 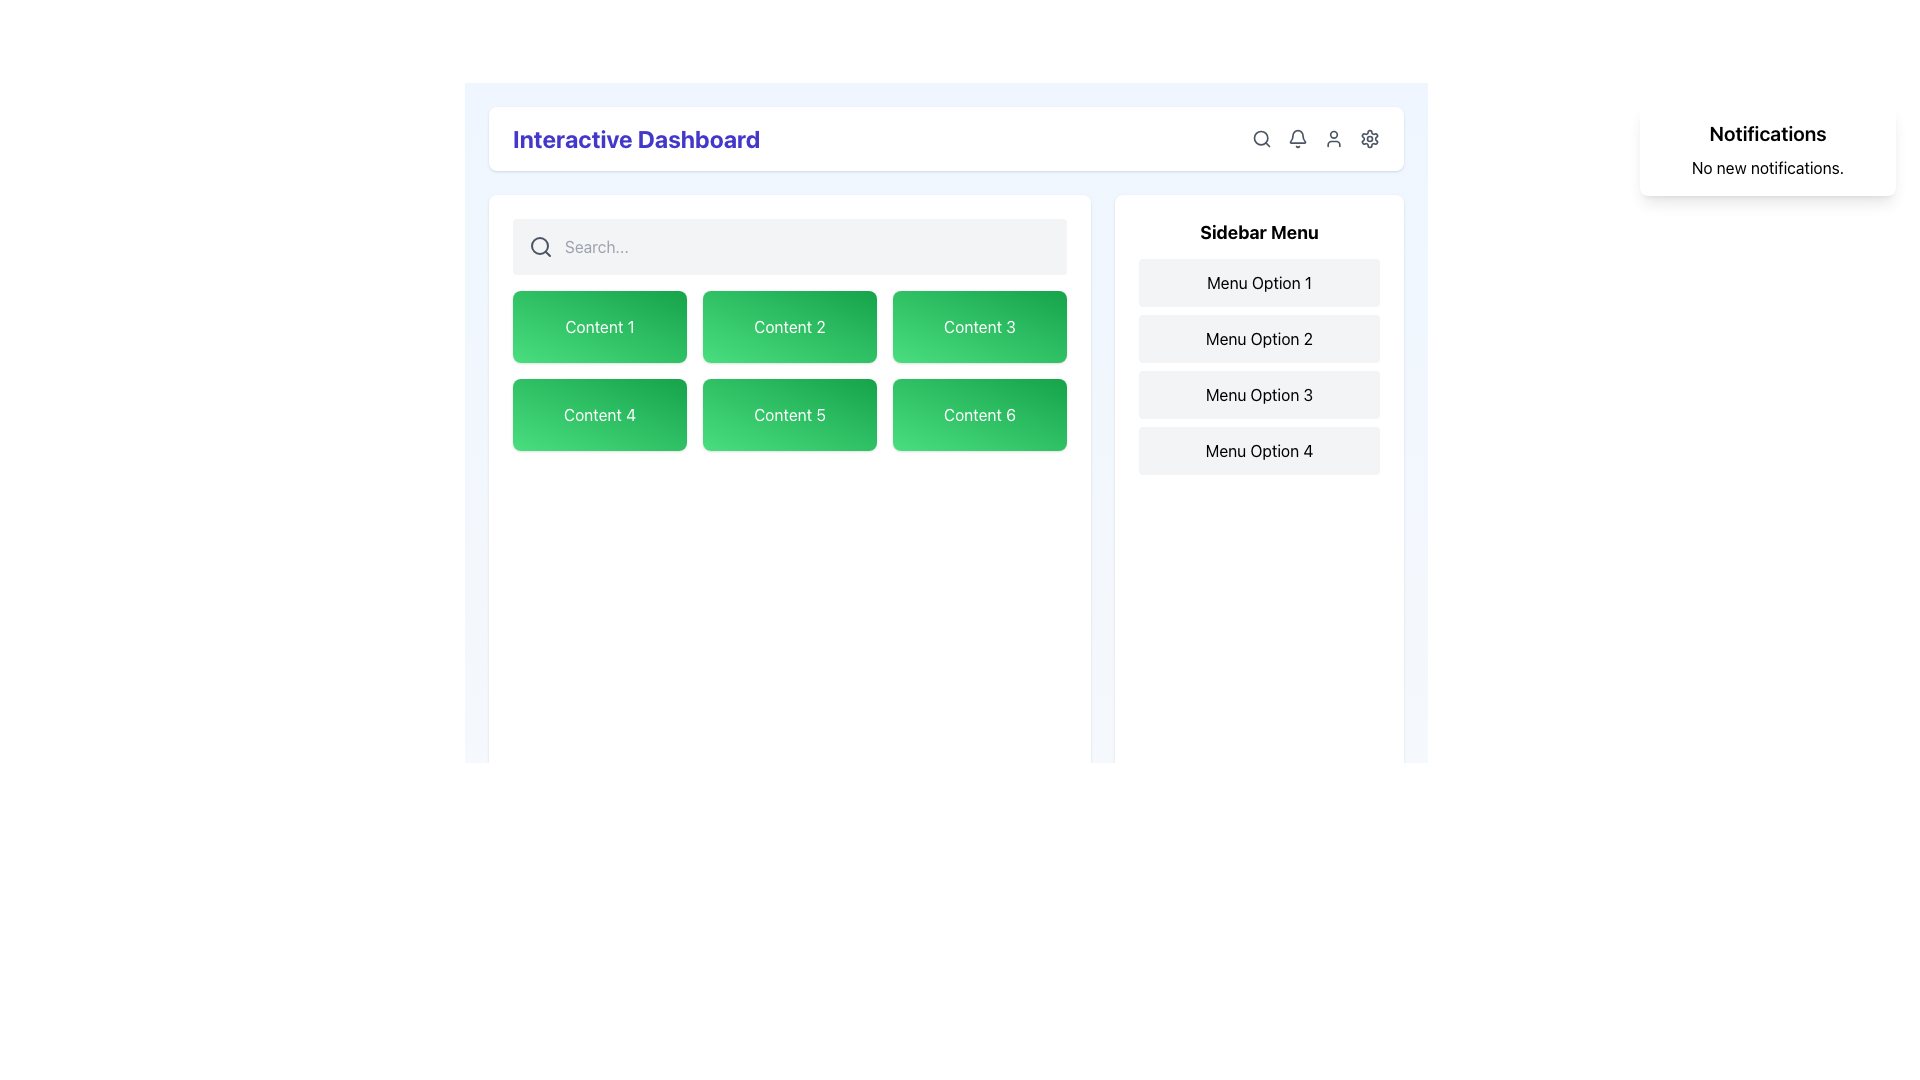 What do you see at coordinates (1258, 451) in the screenshot?
I see `the 'Menu Option 4' button in the sidebar navigation to trigger its hover state` at bounding box center [1258, 451].